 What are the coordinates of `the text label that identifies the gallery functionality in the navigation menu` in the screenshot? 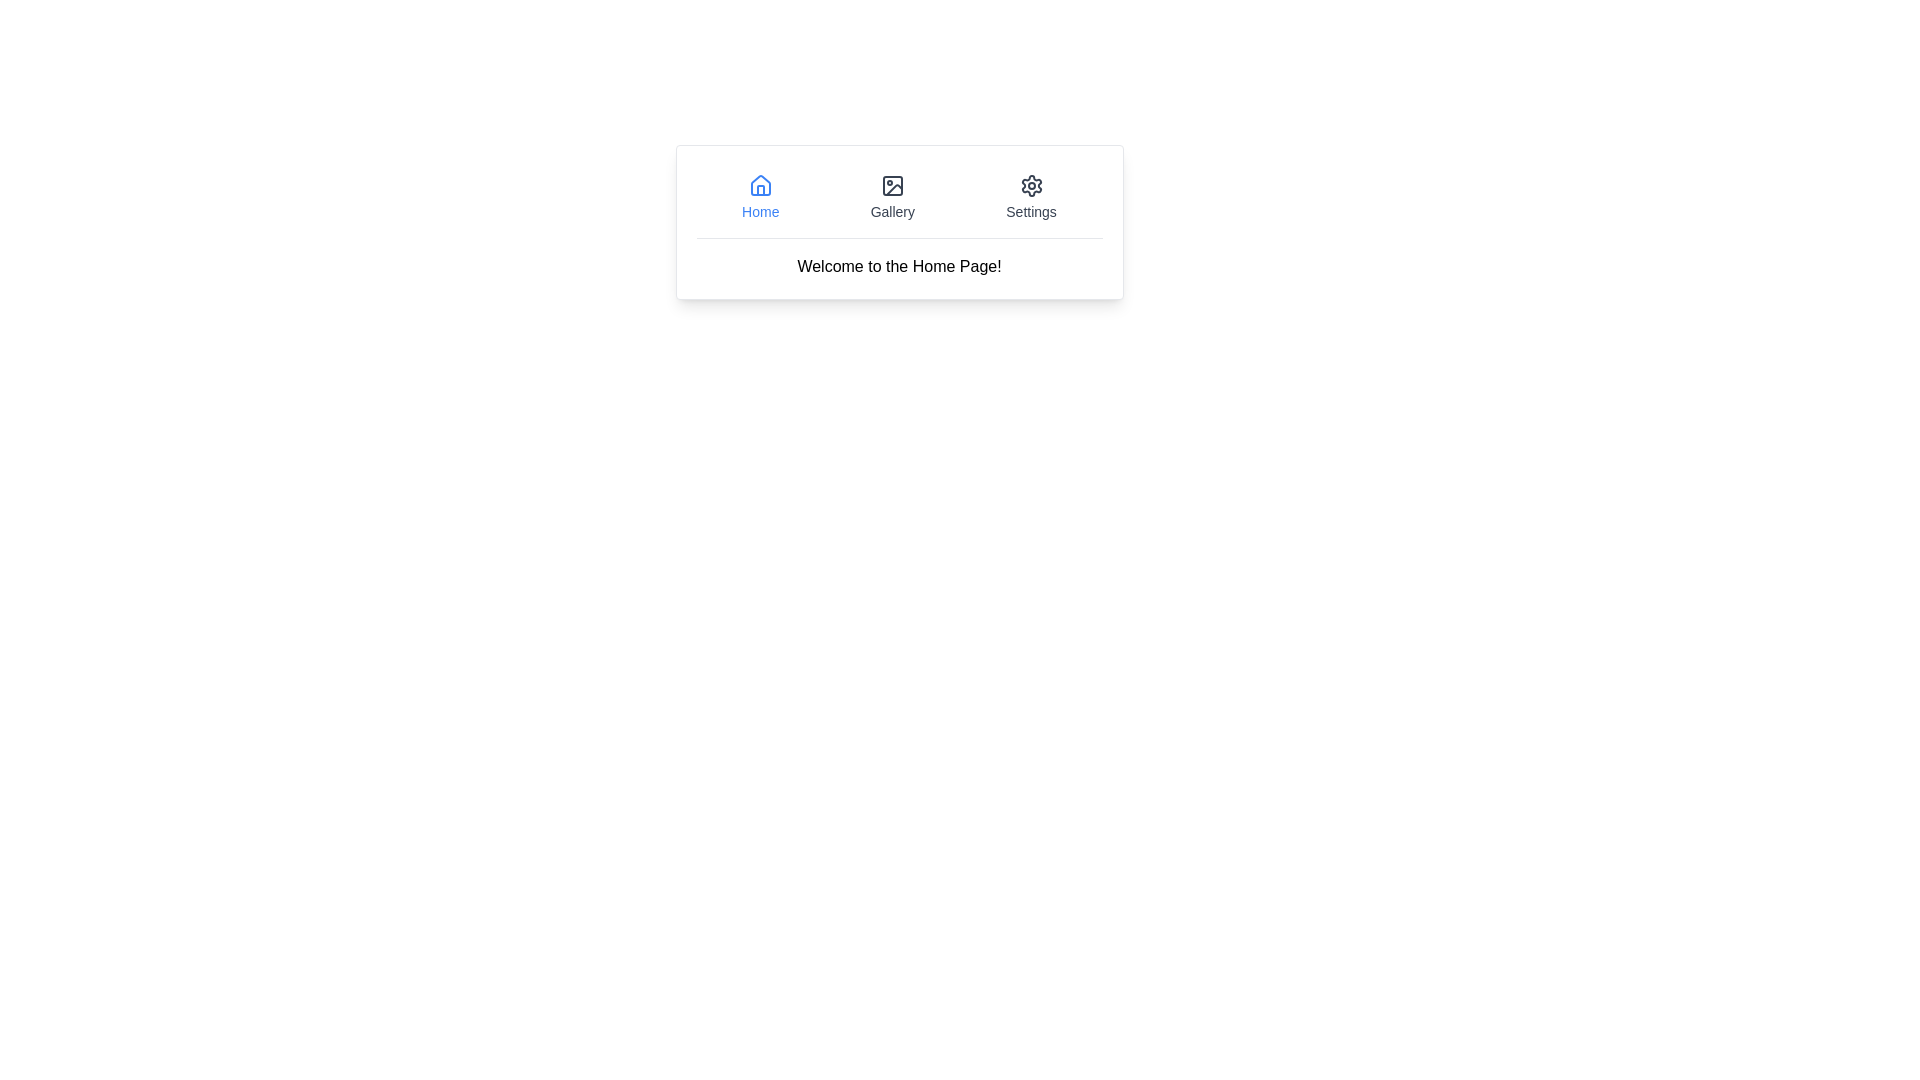 It's located at (891, 212).